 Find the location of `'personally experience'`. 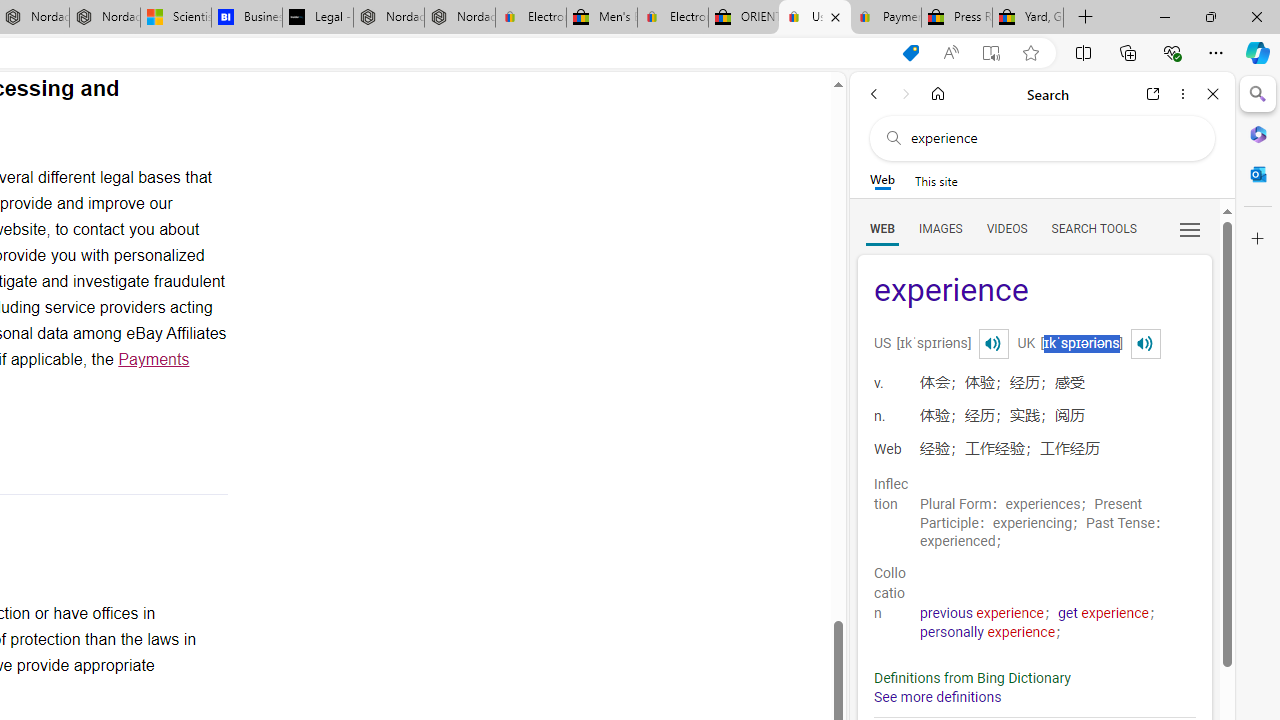

'personally experience' is located at coordinates (988, 632).